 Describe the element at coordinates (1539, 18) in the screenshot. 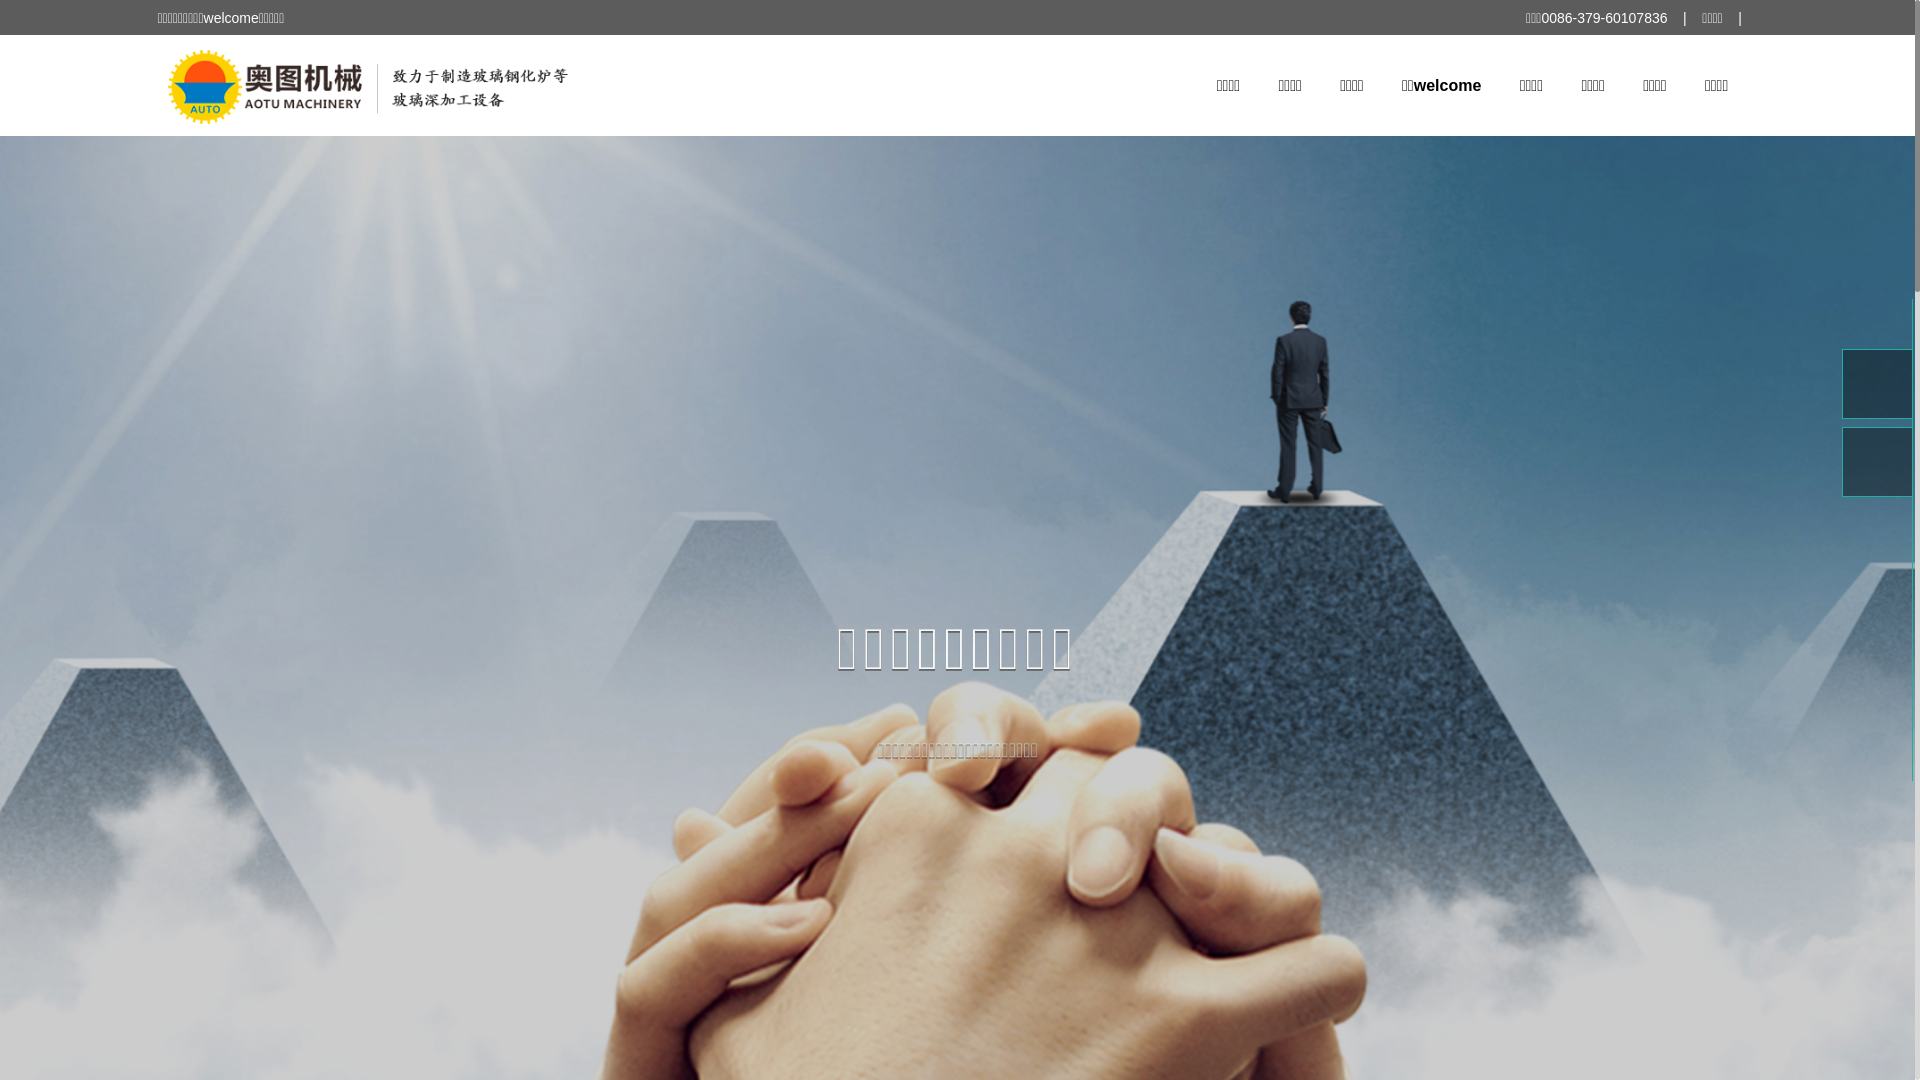

I see `'0086-379-60107836'` at that location.